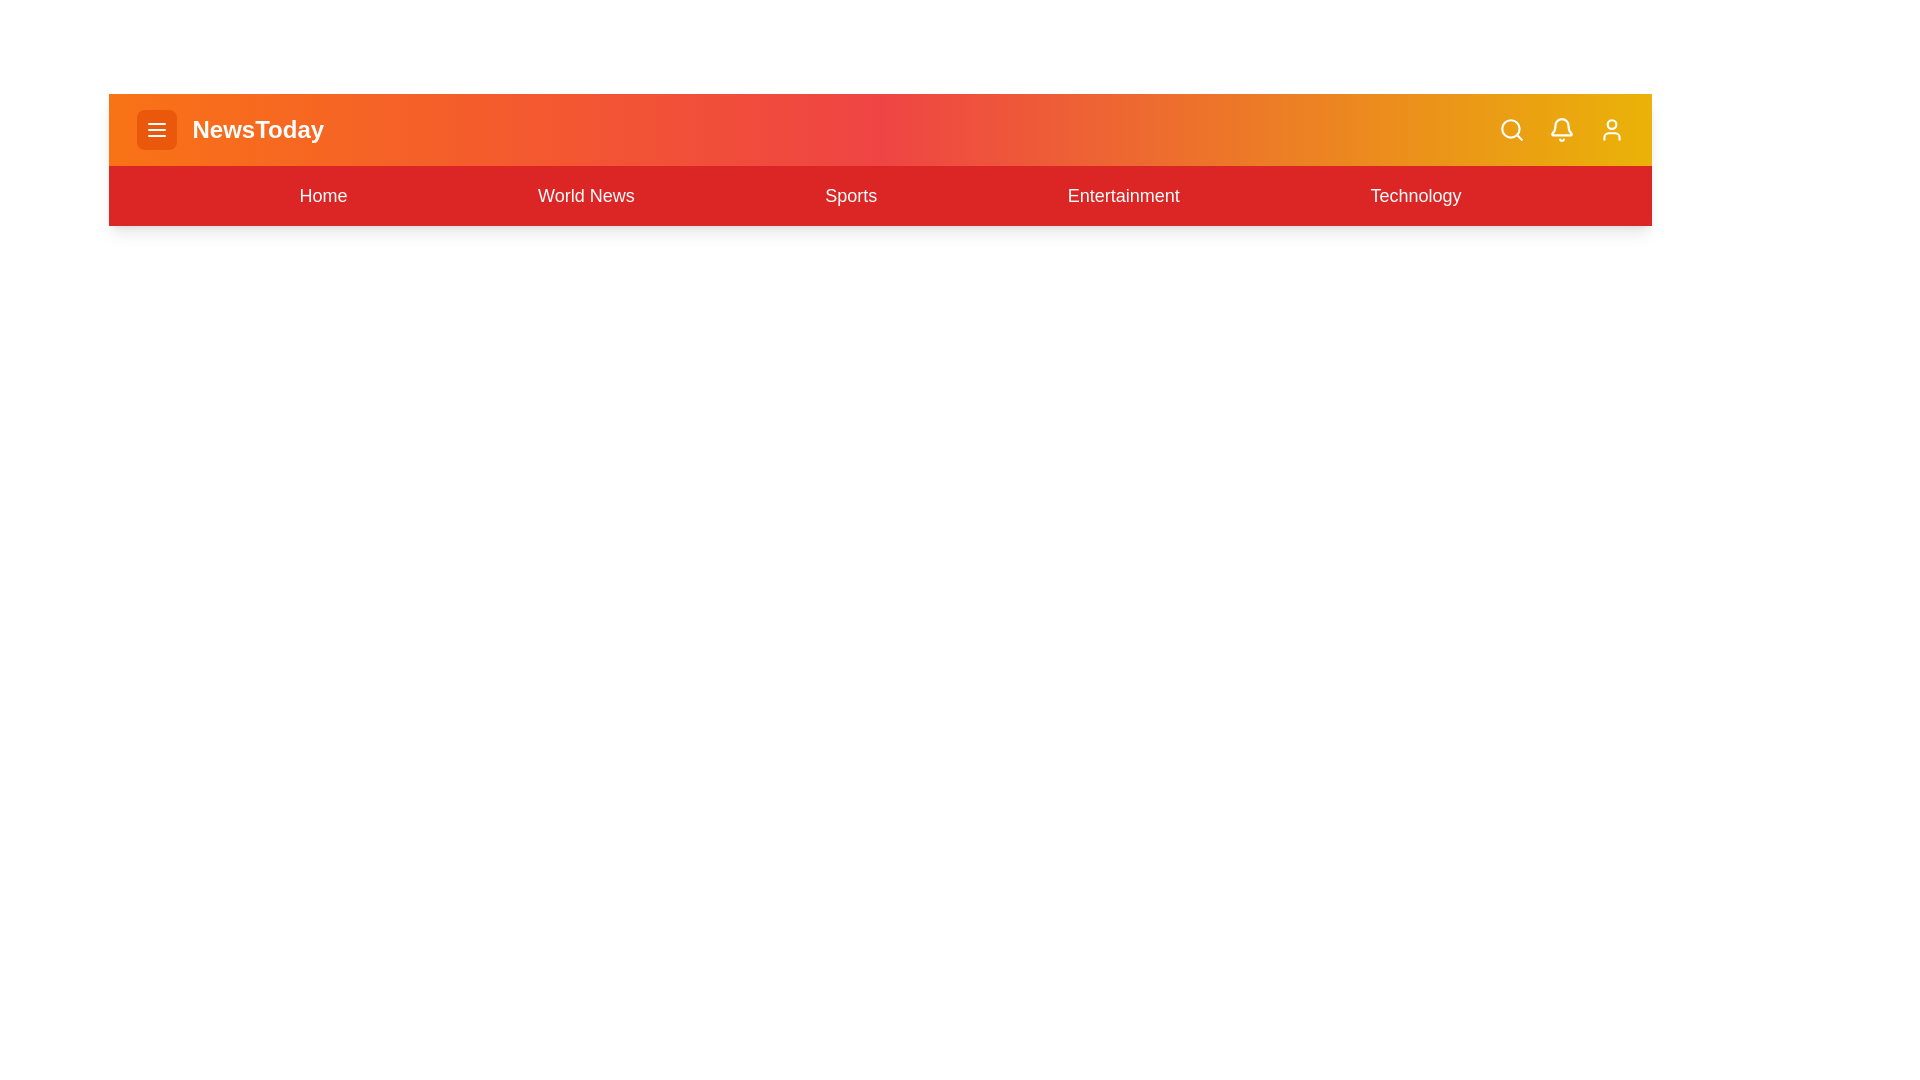 Image resolution: width=1920 pixels, height=1080 pixels. What do you see at coordinates (1123, 196) in the screenshot?
I see `the Entertainment navigation link in the menu` at bounding box center [1123, 196].